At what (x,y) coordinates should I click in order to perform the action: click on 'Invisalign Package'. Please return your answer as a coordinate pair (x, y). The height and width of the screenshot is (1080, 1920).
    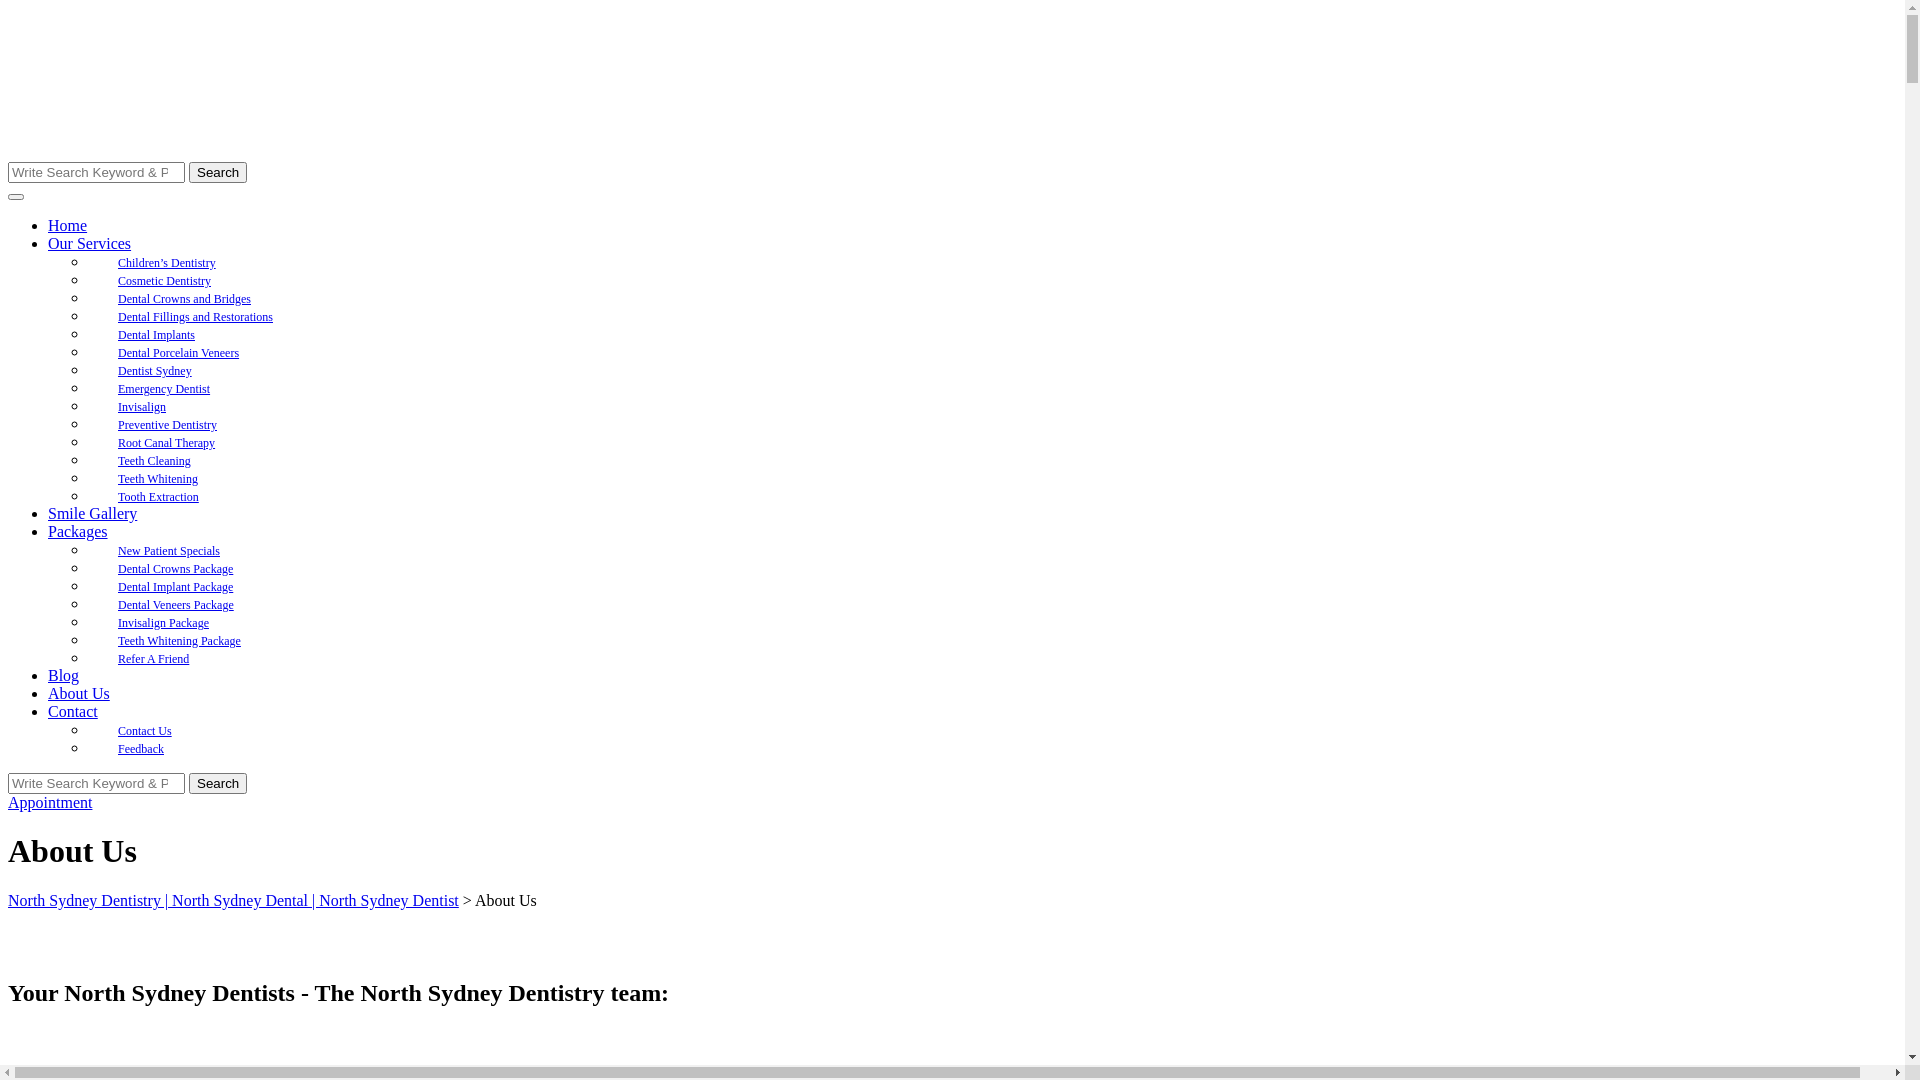
    Looking at the image, I should click on (163, 622).